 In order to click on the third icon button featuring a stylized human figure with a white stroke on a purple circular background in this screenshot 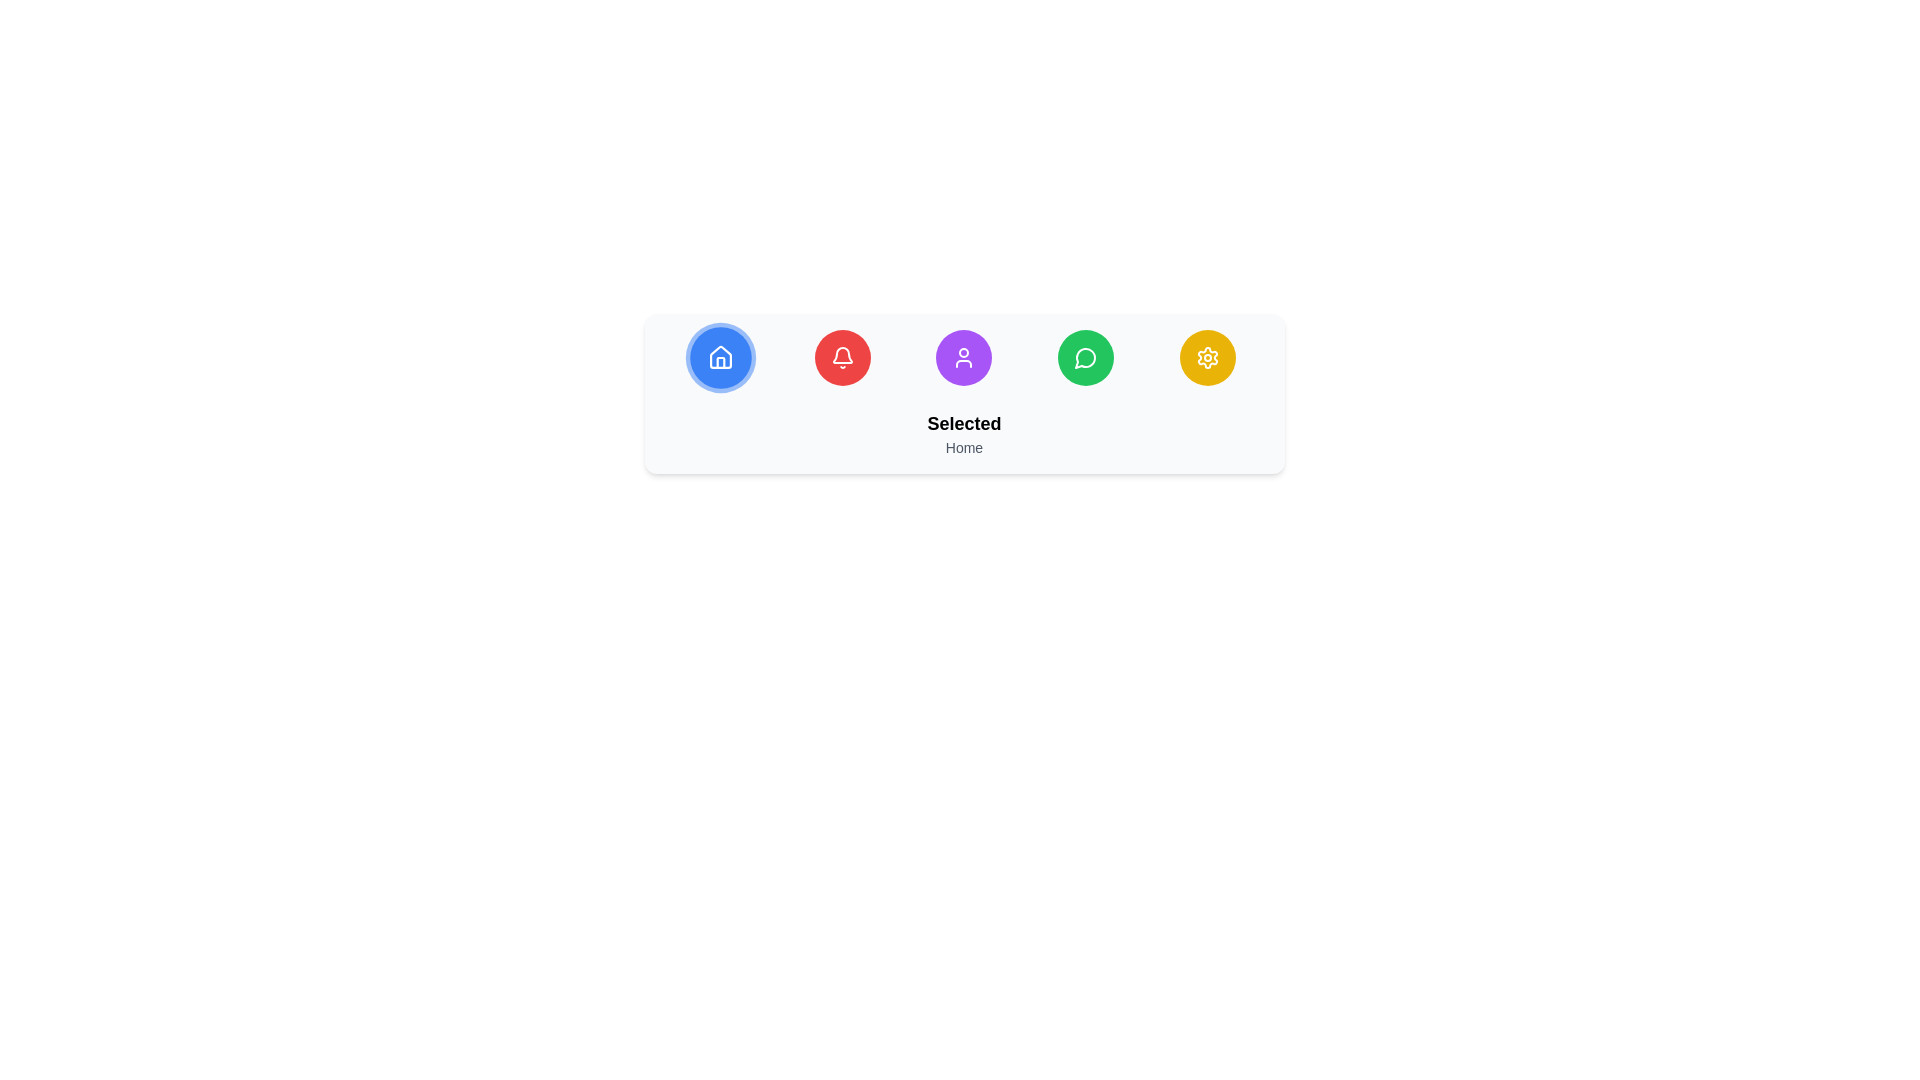, I will do `click(964, 357)`.